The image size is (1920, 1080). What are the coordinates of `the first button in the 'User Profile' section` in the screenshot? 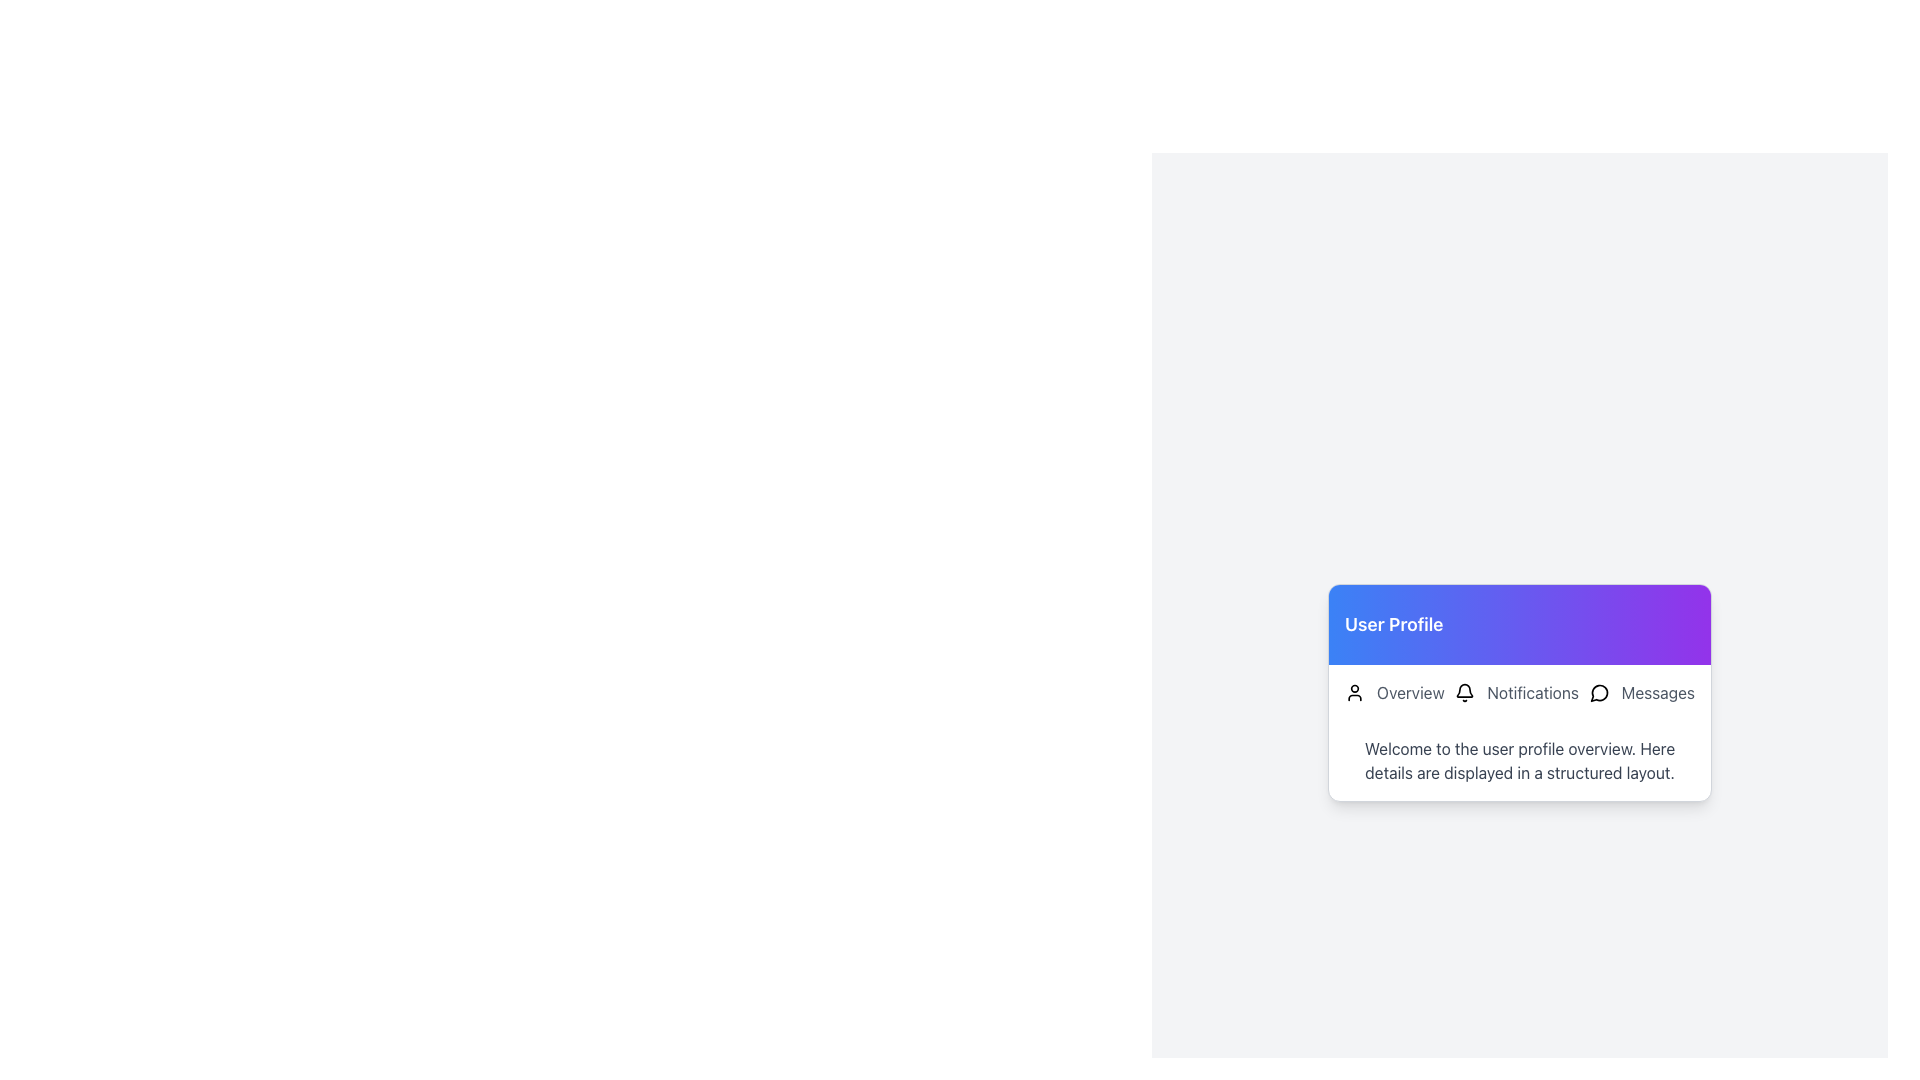 It's located at (1392, 692).